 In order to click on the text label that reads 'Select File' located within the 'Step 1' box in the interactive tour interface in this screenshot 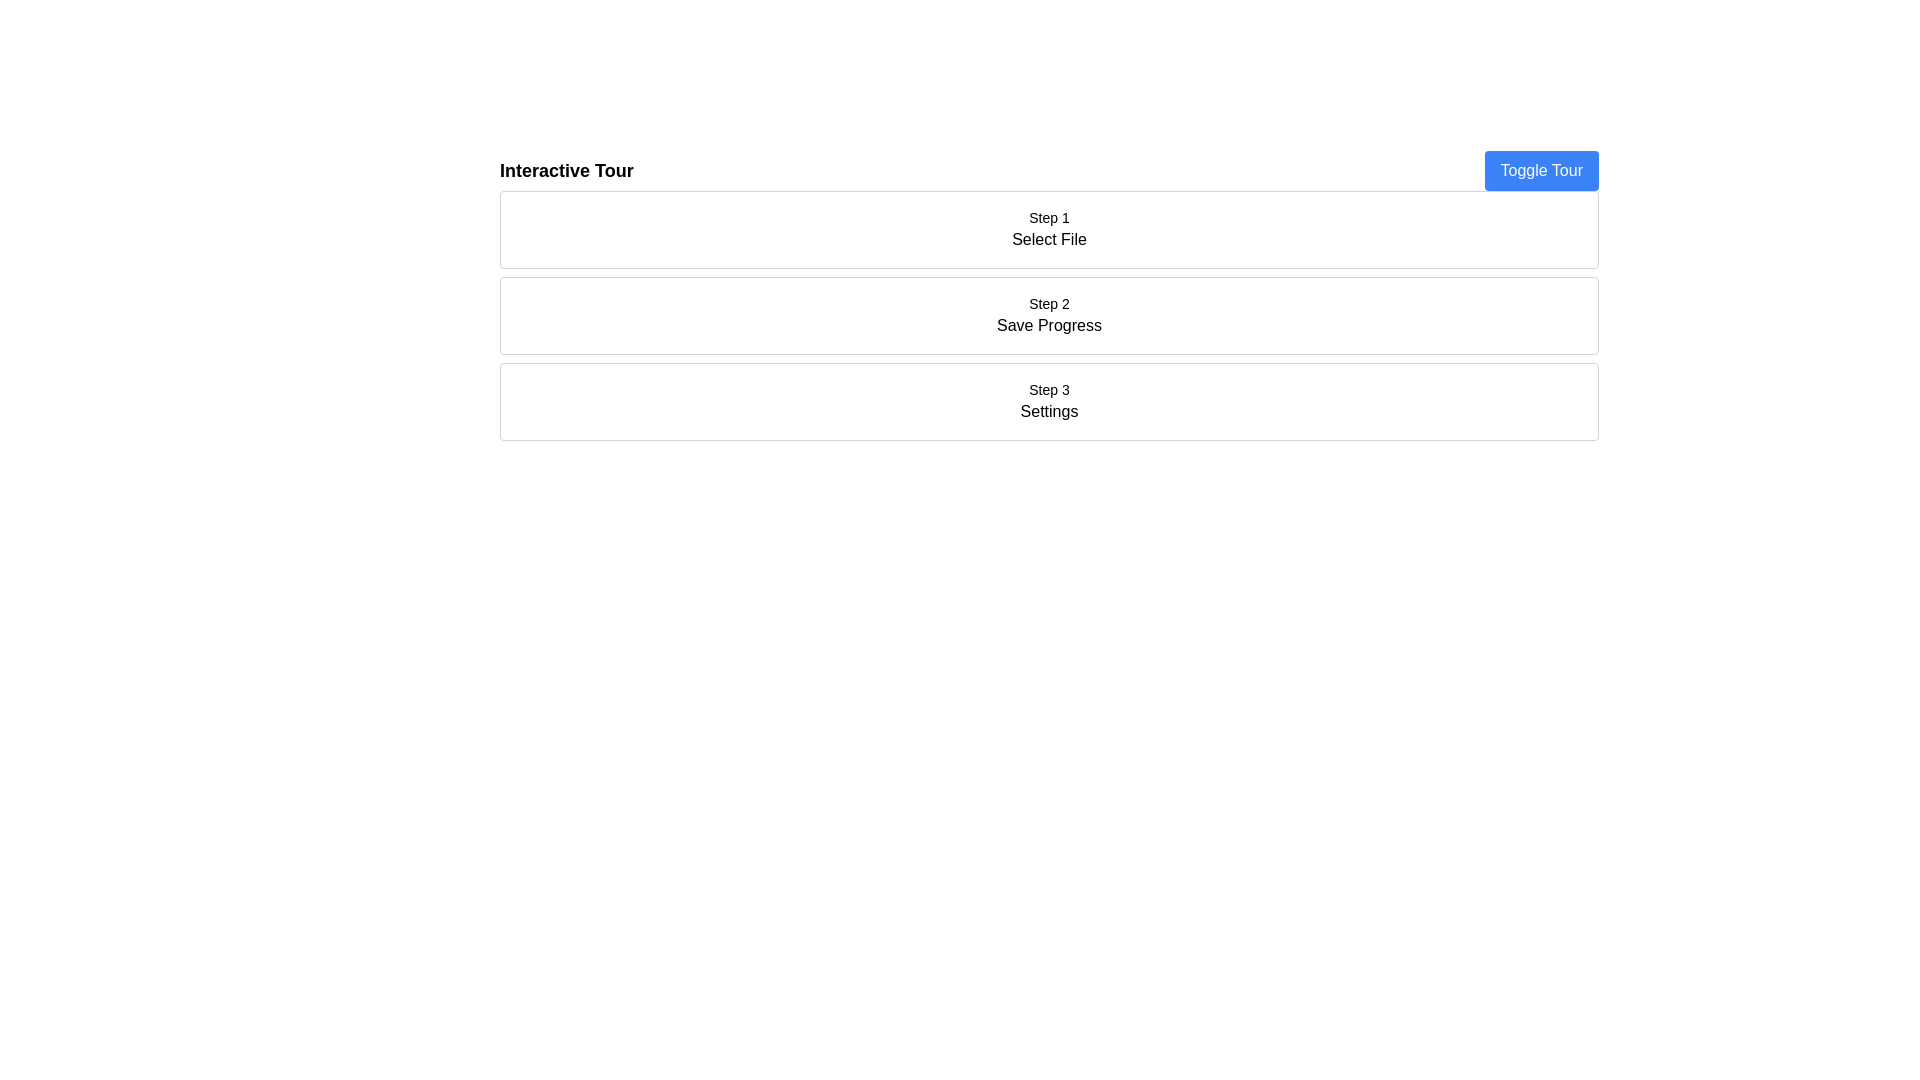, I will do `click(1048, 238)`.